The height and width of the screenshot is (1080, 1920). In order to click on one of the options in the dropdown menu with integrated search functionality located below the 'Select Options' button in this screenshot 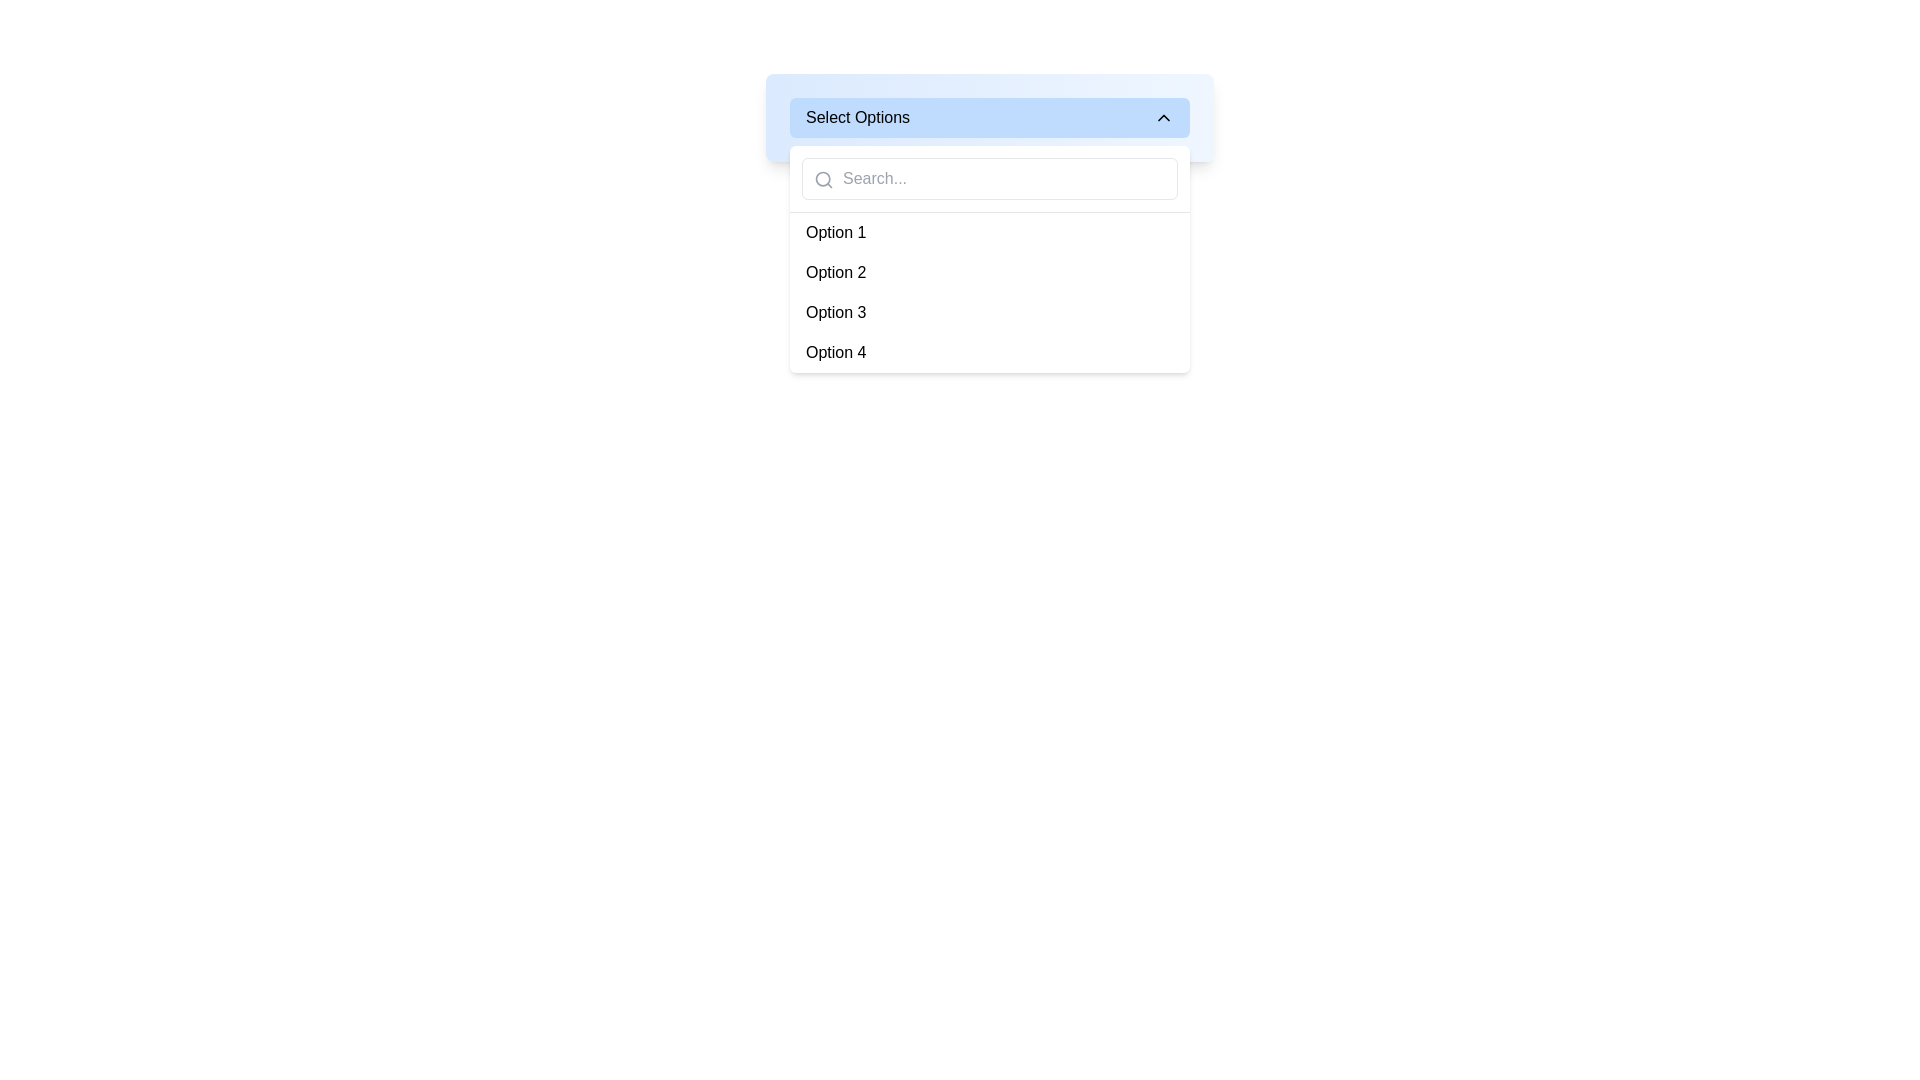, I will do `click(989, 258)`.